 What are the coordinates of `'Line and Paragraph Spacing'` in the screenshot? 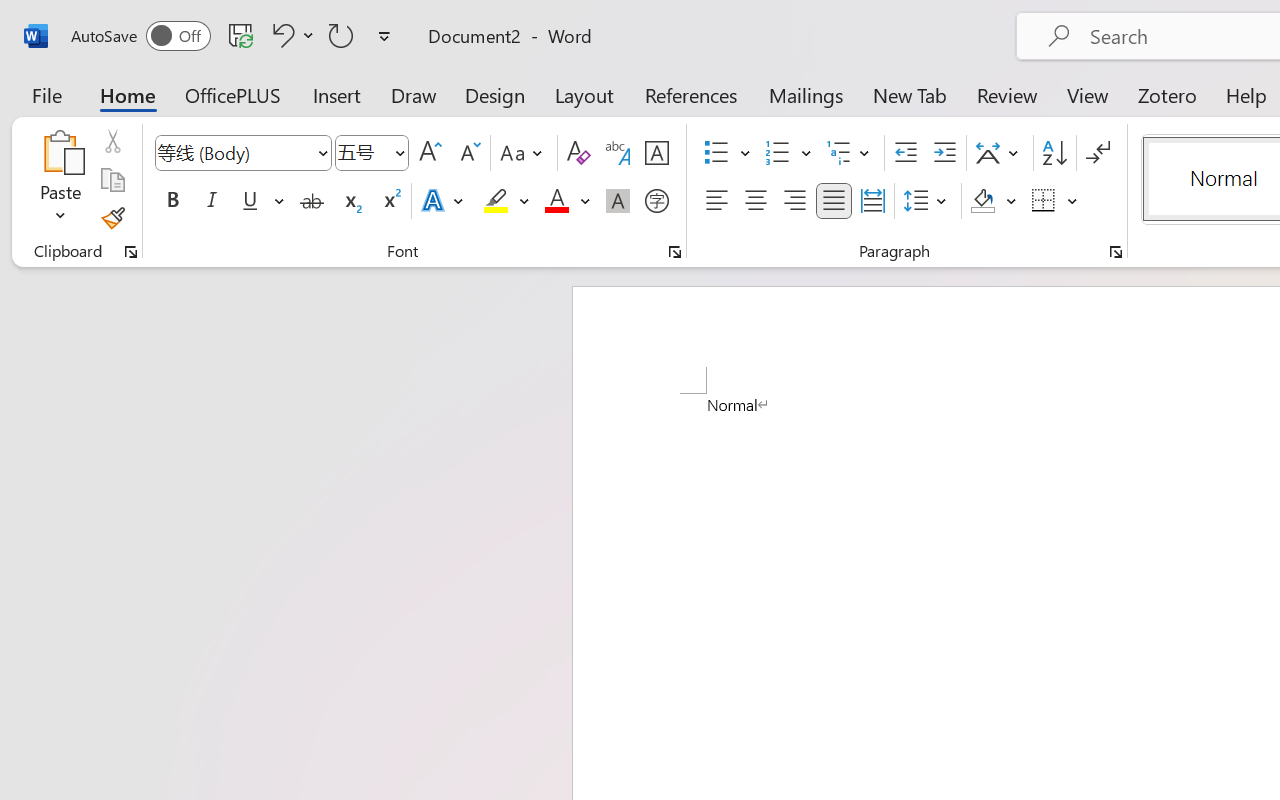 It's located at (927, 201).